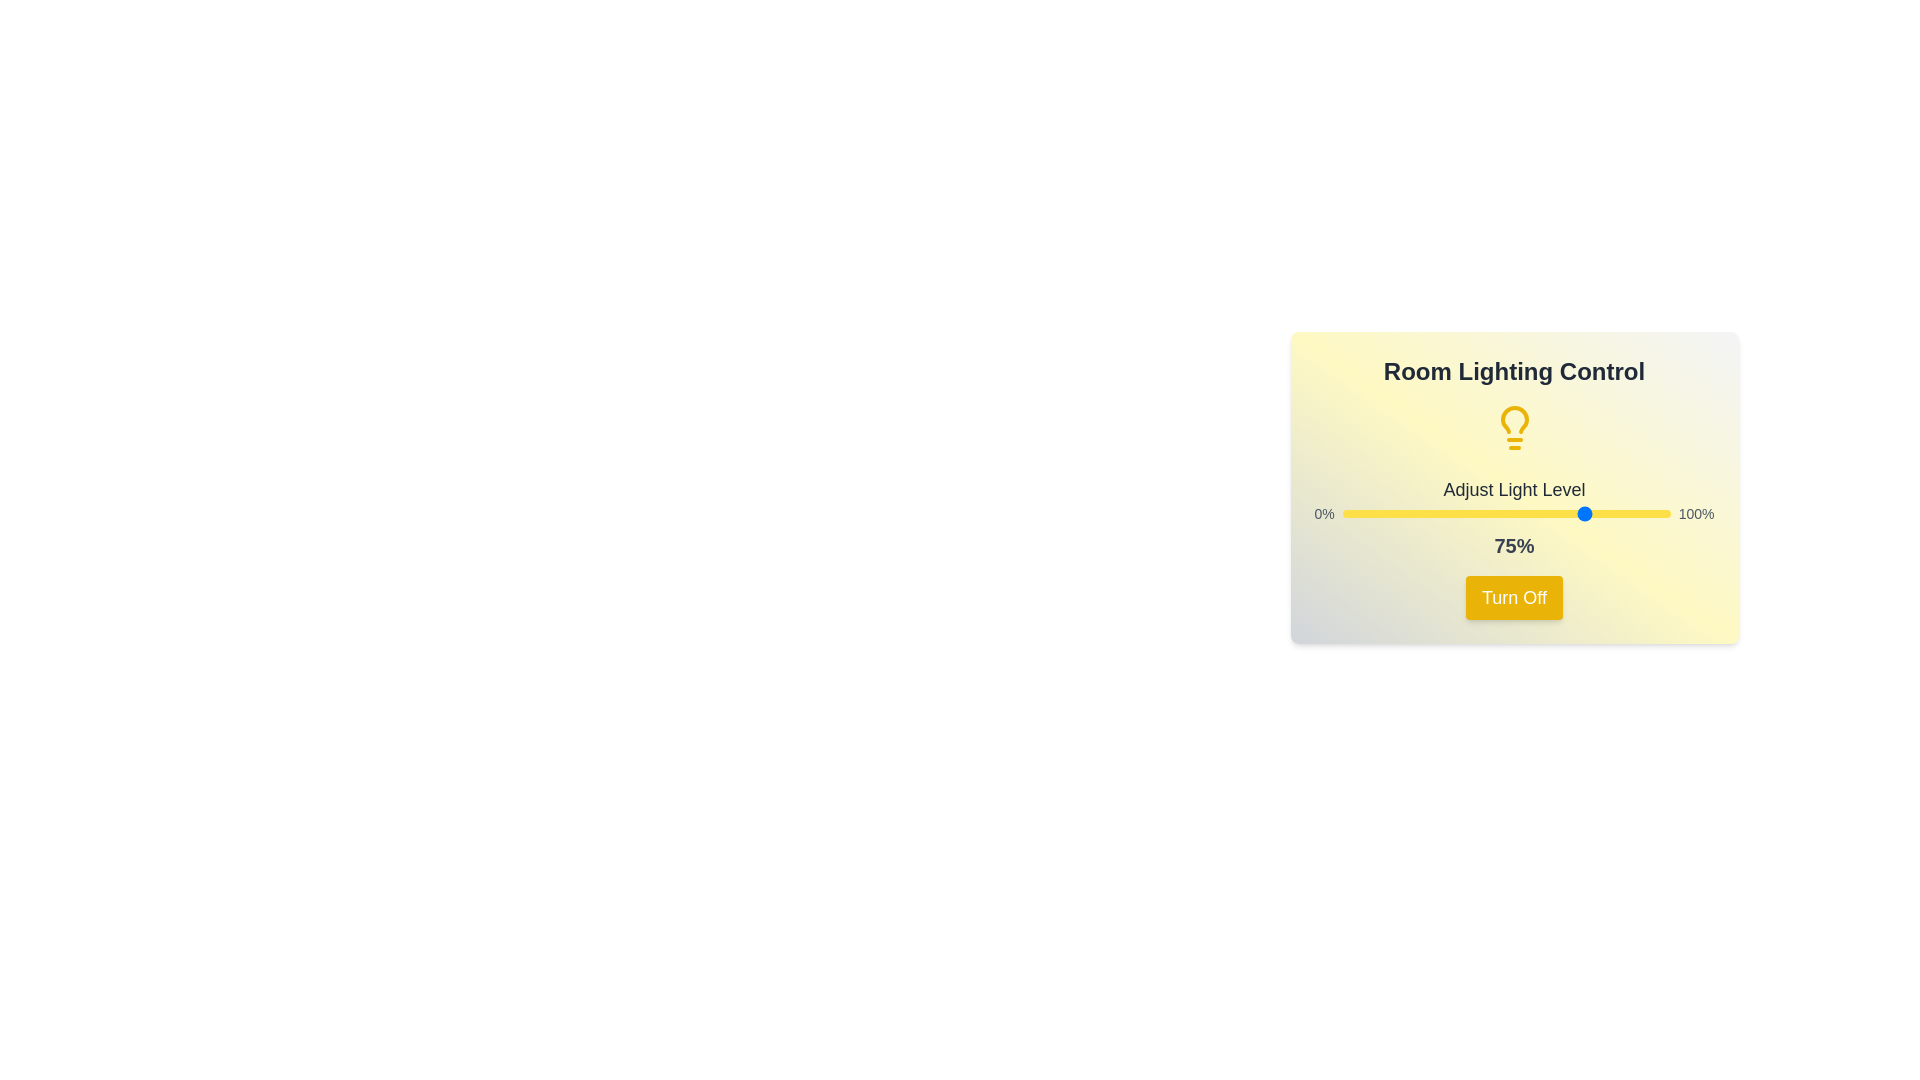 Image resolution: width=1920 pixels, height=1080 pixels. I want to click on the light level to 21% by dragging the slider, so click(1410, 512).